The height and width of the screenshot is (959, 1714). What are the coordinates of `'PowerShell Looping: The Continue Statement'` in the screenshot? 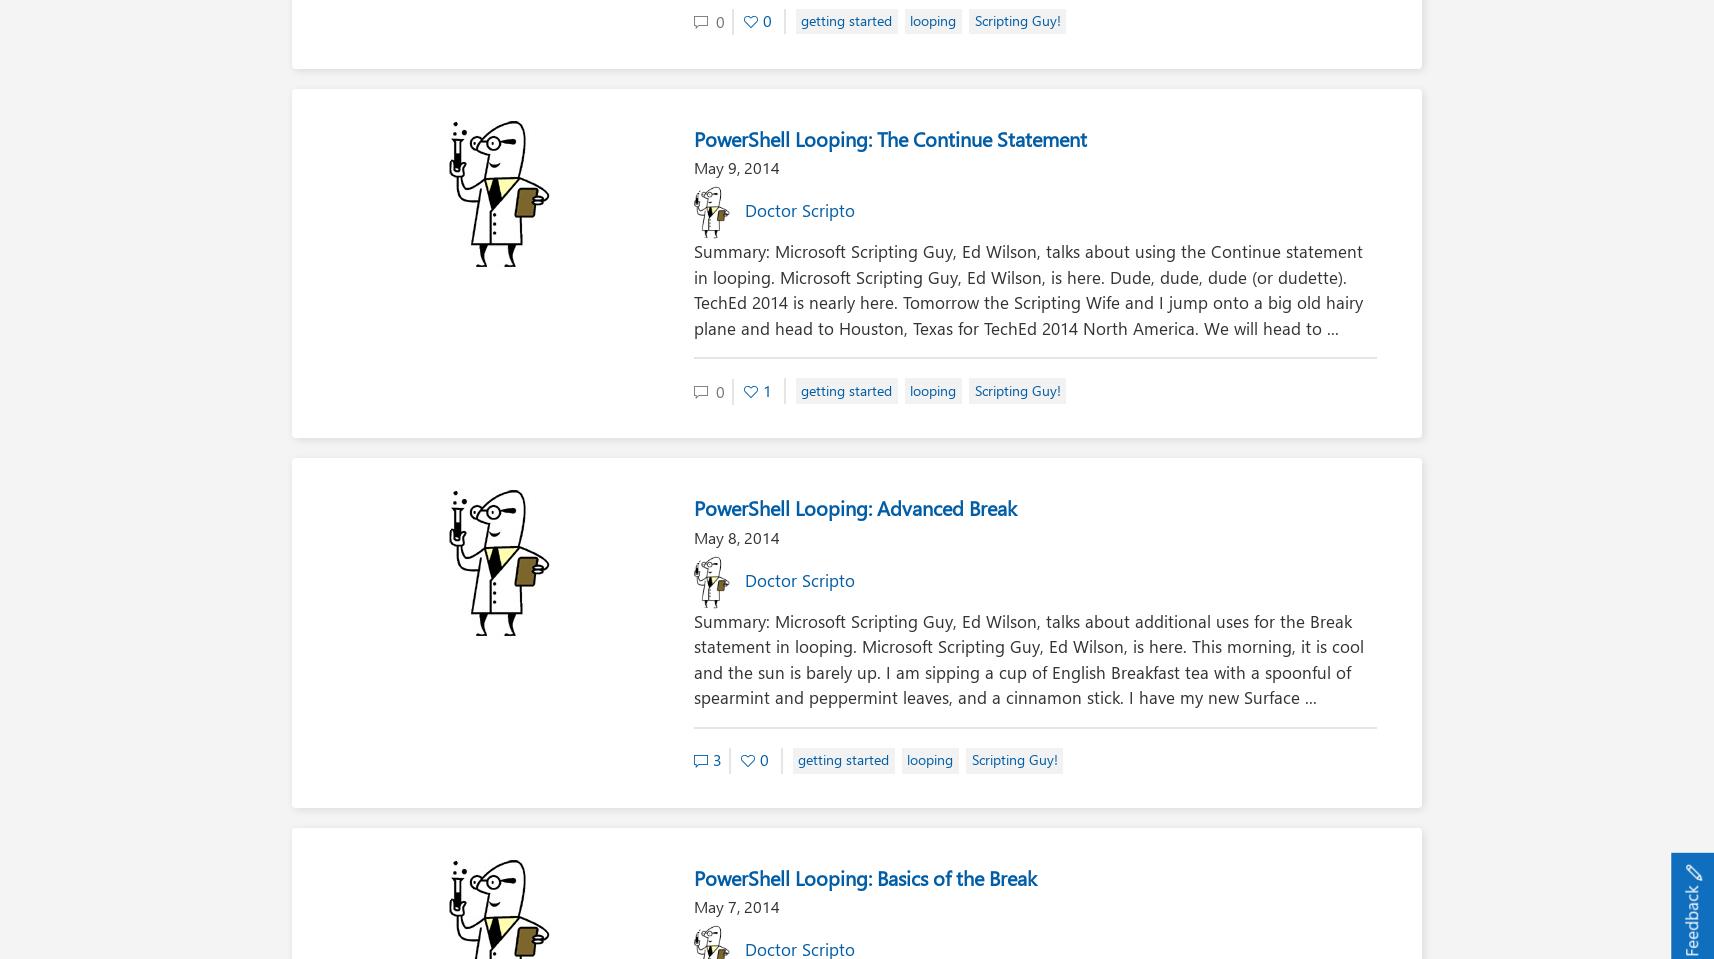 It's located at (888, 137).